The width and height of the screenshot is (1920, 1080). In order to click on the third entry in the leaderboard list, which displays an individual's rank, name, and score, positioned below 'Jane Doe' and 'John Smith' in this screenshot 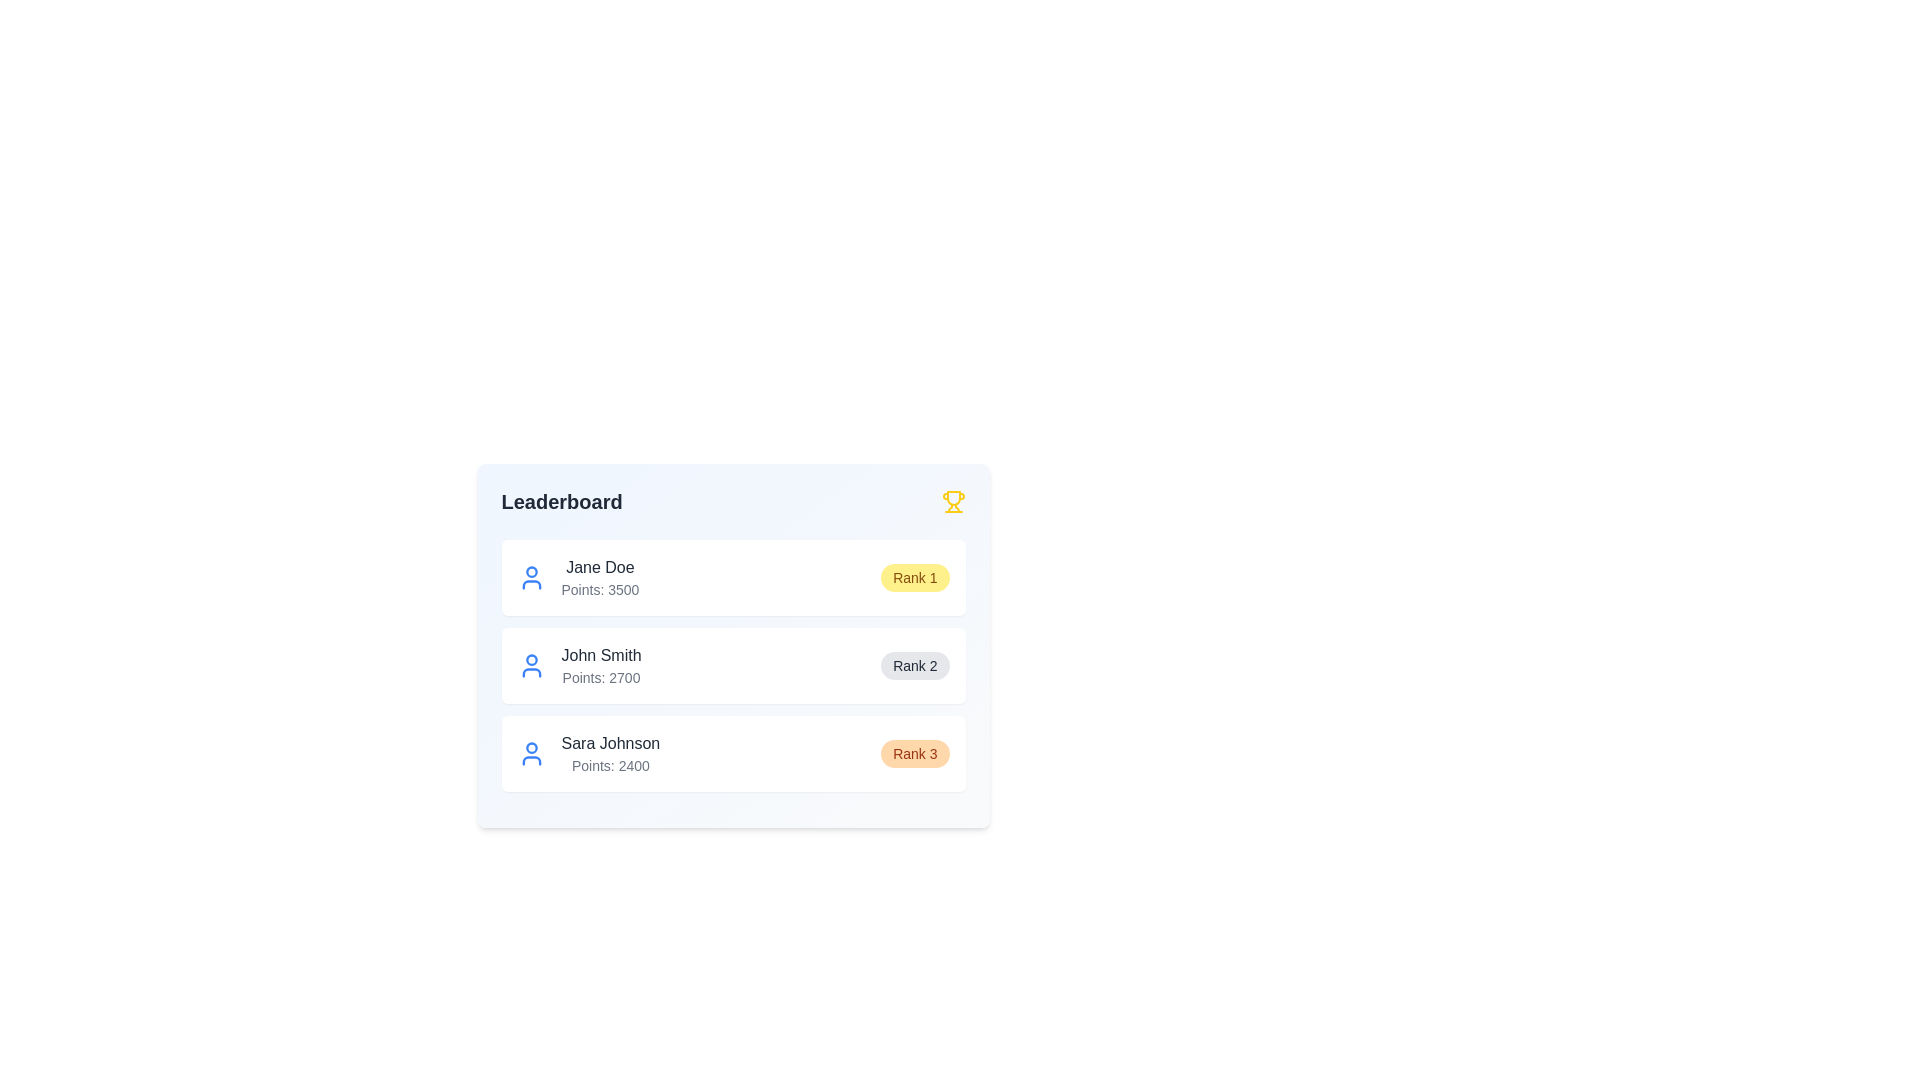, I will do `click(732, 753)`.